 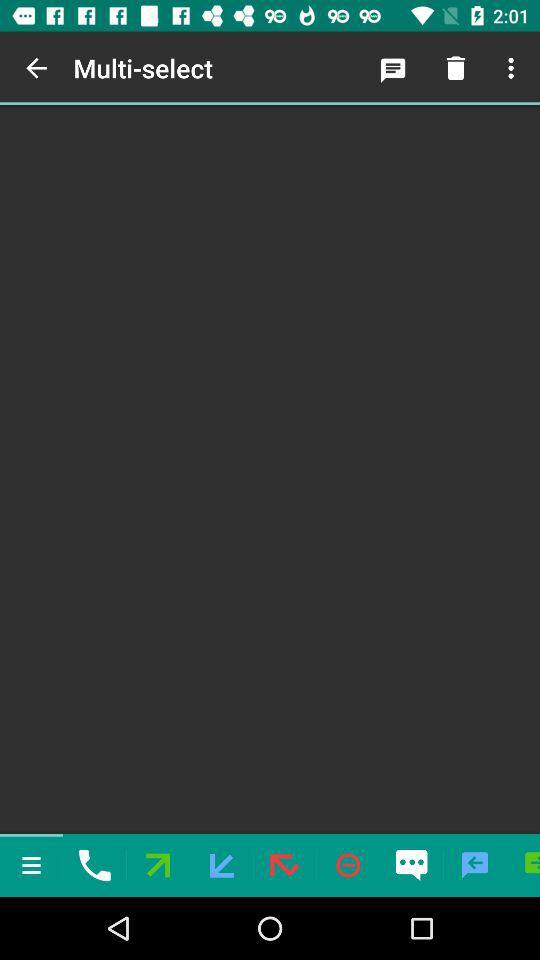 I want to click on icon to the right of the multi-select icon, so click(x=393, y=68).